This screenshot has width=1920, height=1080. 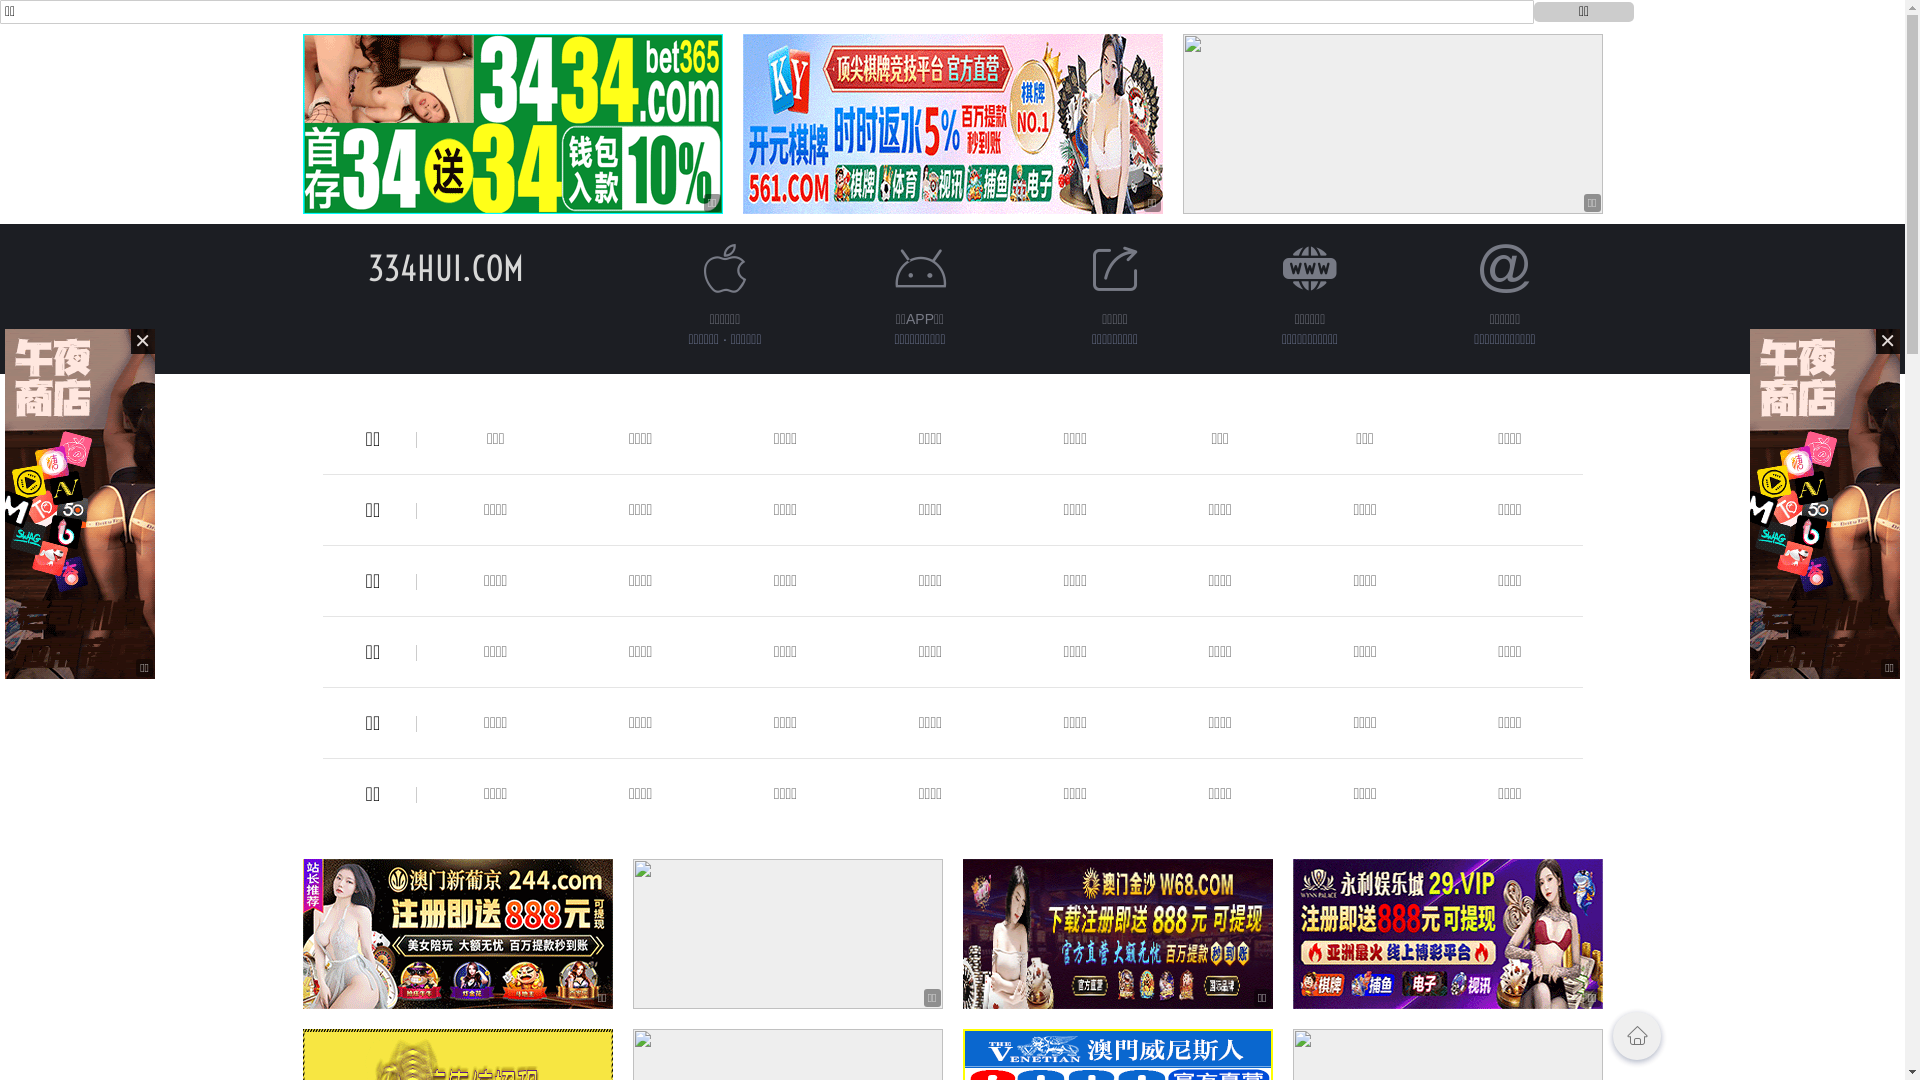 What do you see at coordinates (368, 267) in the screenshot?
I see `'334HUI.COM'` at bounding box center [368, 267].